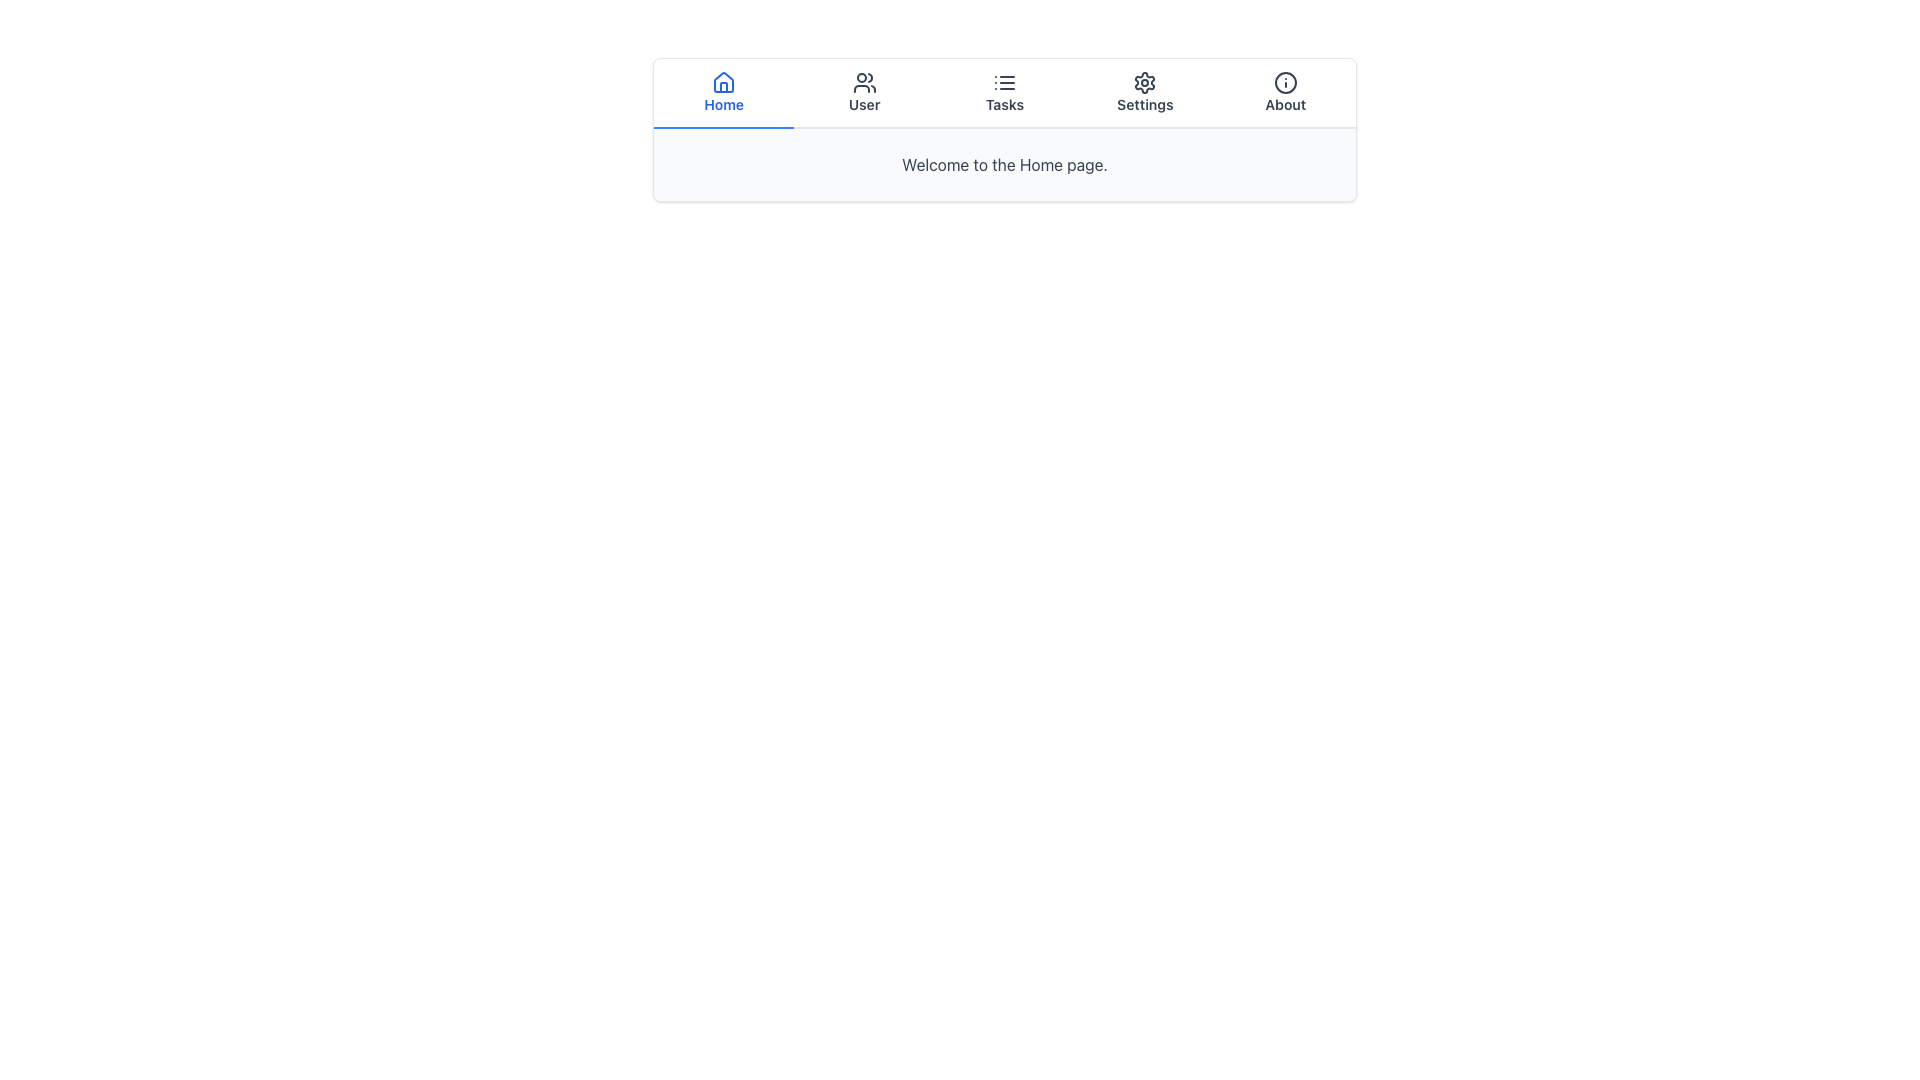 This screenshot has width=1920, height=1080. What do you see at coordinates (723, 104) in the screenshot?
I see `the 'Home' label in the navigation bar, which is displayed in a bold blue font and is located under a house icon` at bounding box center [723, 104].